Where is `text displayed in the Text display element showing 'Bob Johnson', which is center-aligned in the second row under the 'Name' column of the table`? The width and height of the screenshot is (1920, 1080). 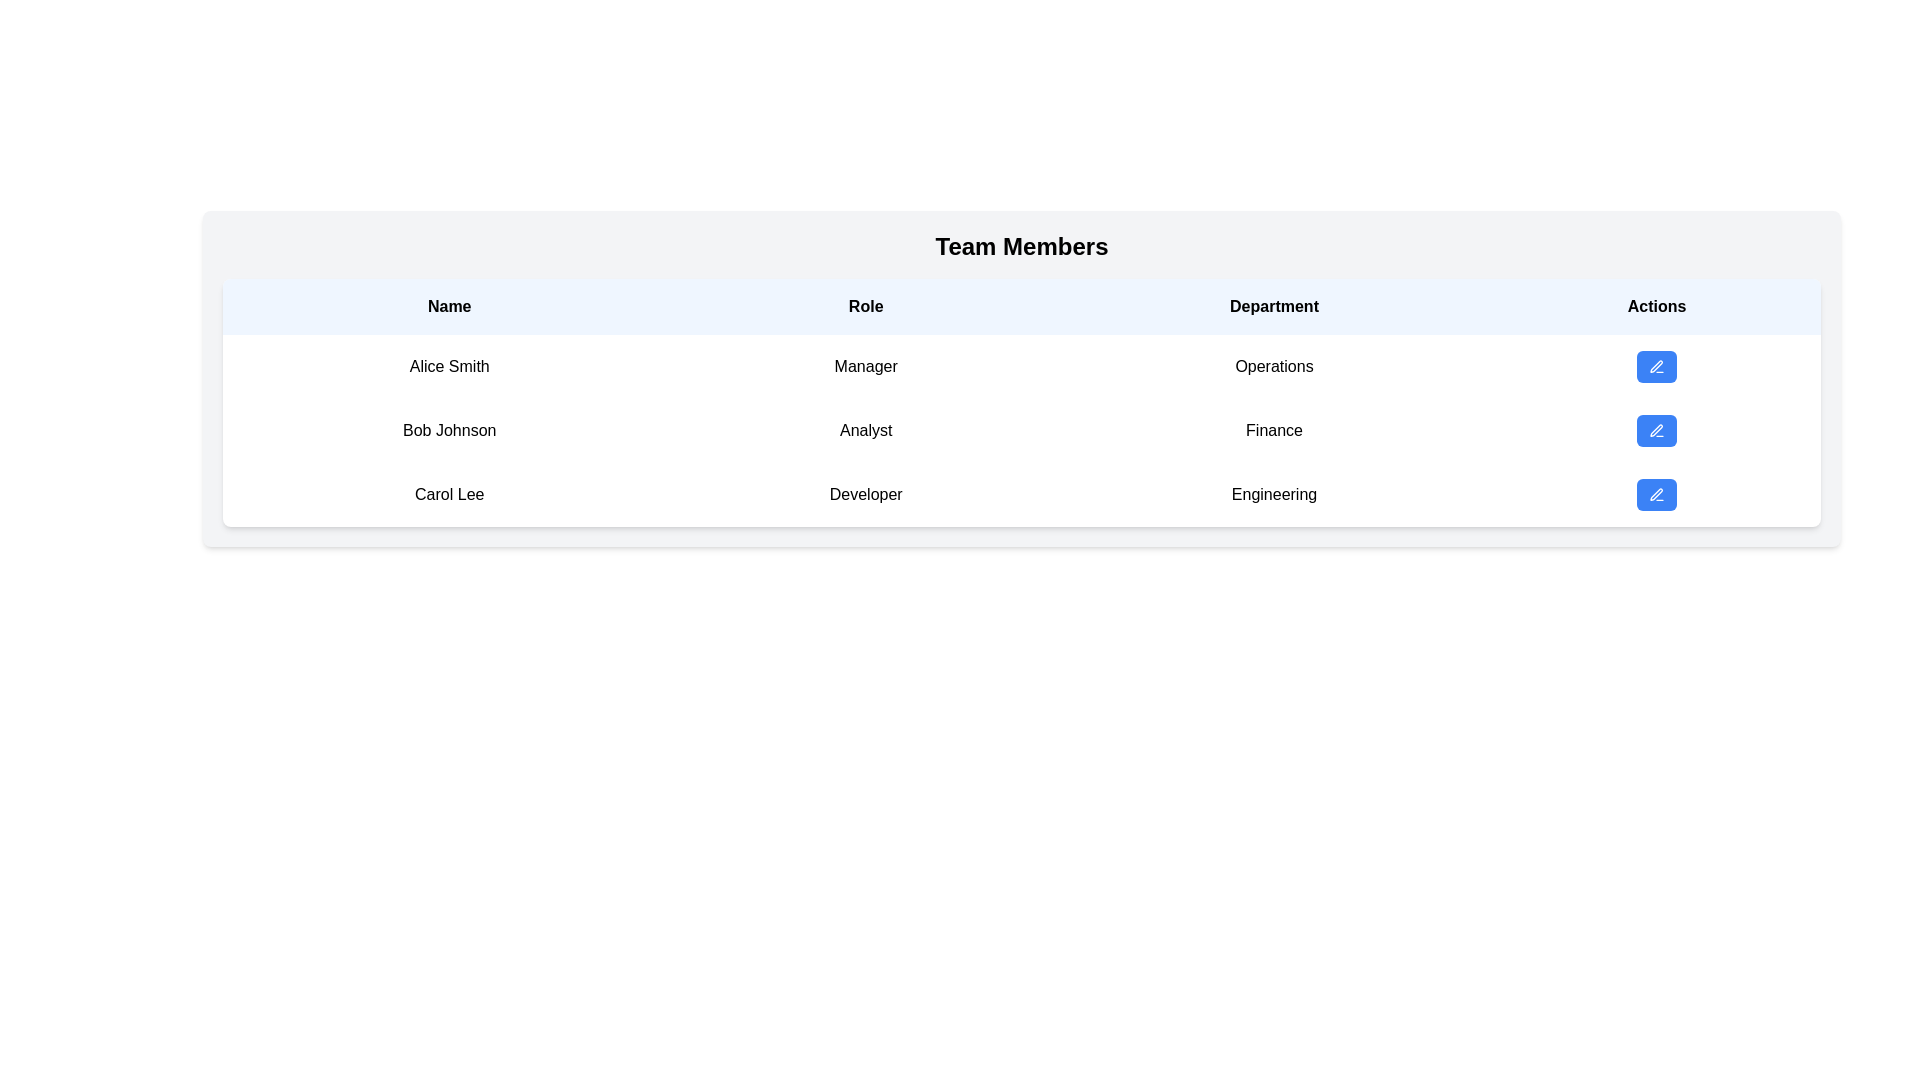 text displayed in the Text display element showing 'Bob Johnson', which is center-aligned in the second row under the 'Name' column of the table is located at coordinates (448, 430).